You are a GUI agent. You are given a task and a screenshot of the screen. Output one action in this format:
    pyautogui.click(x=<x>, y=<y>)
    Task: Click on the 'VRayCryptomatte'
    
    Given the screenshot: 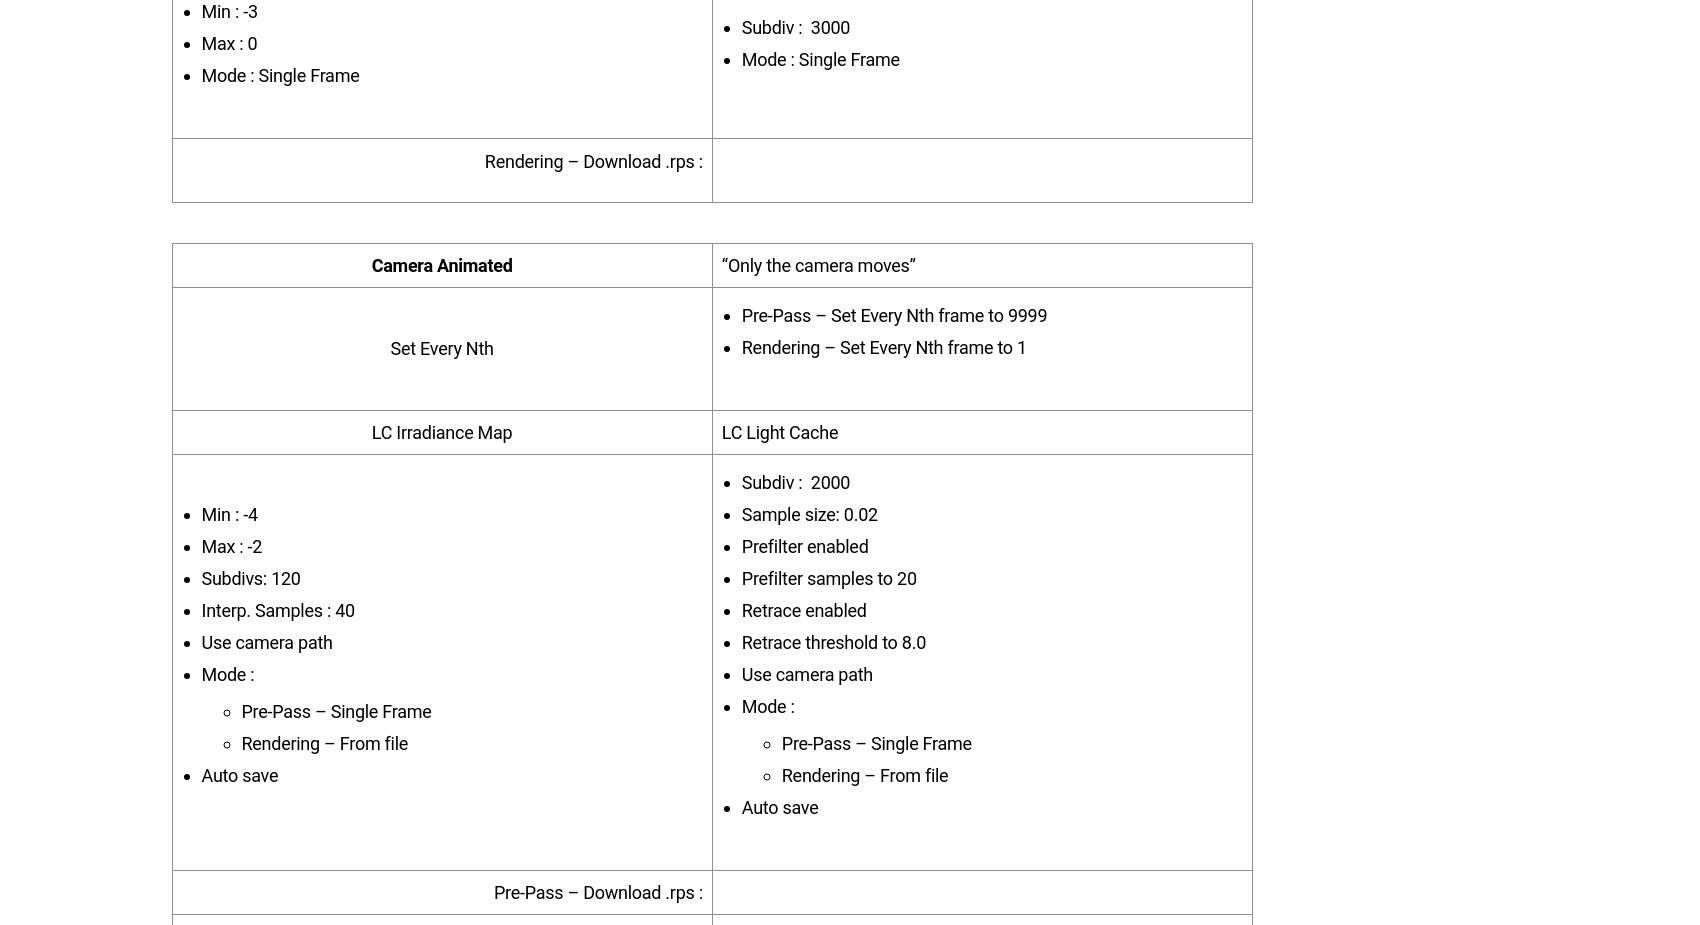 What is the action you would take?
    pyautogui.click(x=711, y=556)
    